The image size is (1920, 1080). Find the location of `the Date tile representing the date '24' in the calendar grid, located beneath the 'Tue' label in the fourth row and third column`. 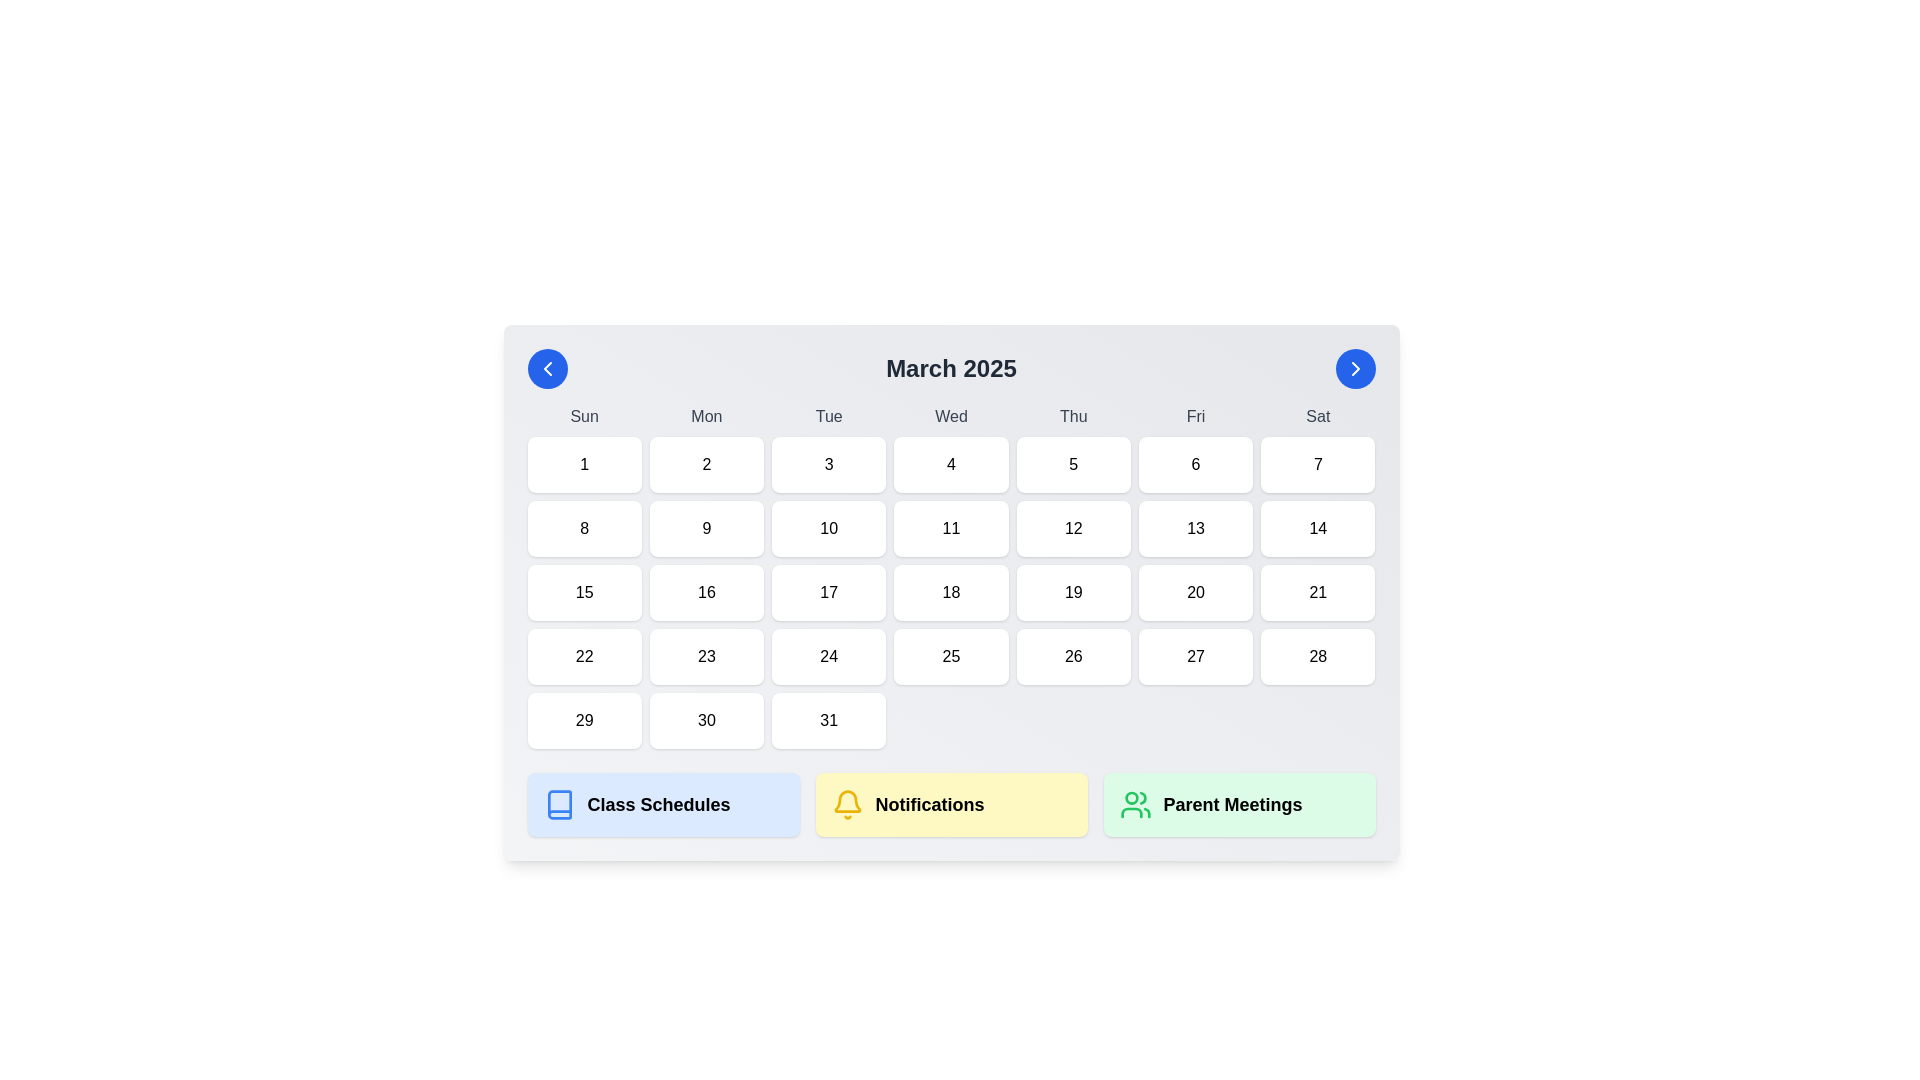

the Date tile representing the date '24' in the calendar grid, located beneath the 'Tue' label in the fourth row and third column is located at coordinates (829, 656).